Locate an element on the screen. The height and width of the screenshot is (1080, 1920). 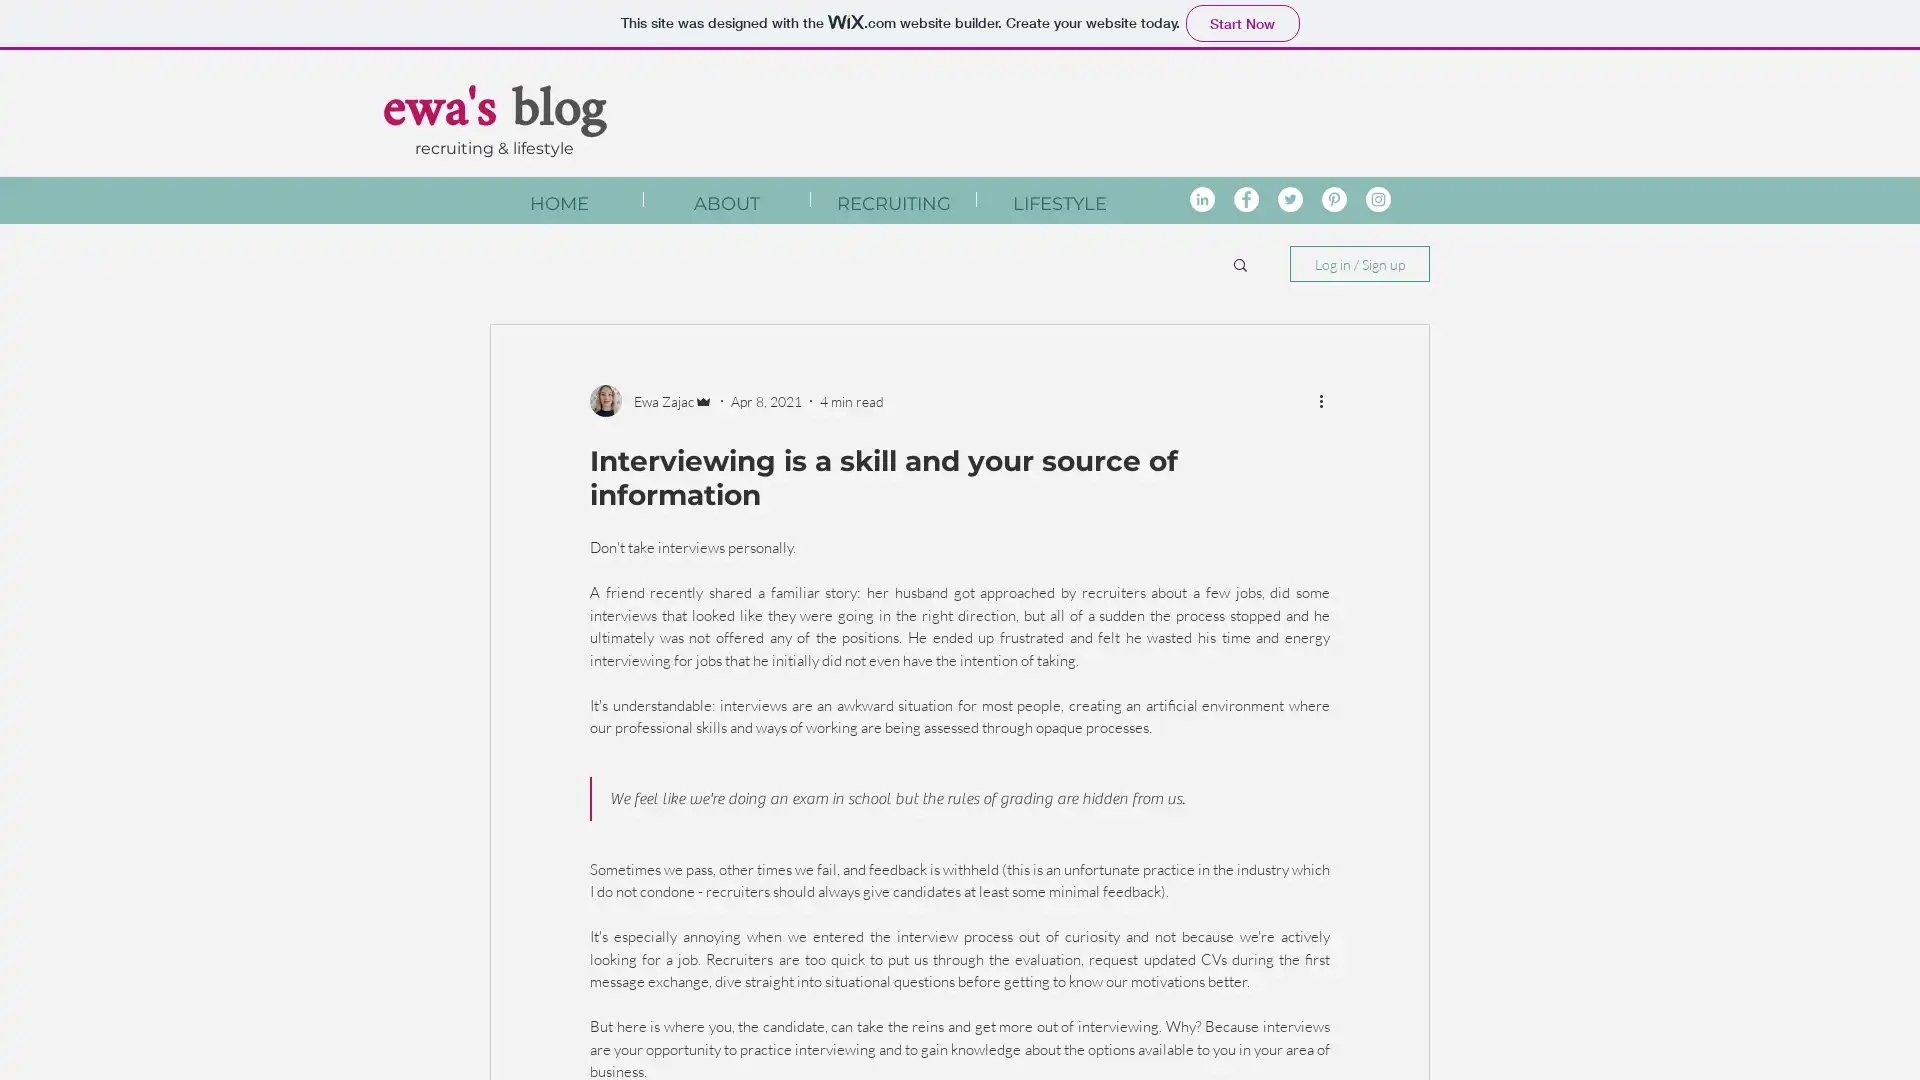
Search is located at coordinates (1239, 265).